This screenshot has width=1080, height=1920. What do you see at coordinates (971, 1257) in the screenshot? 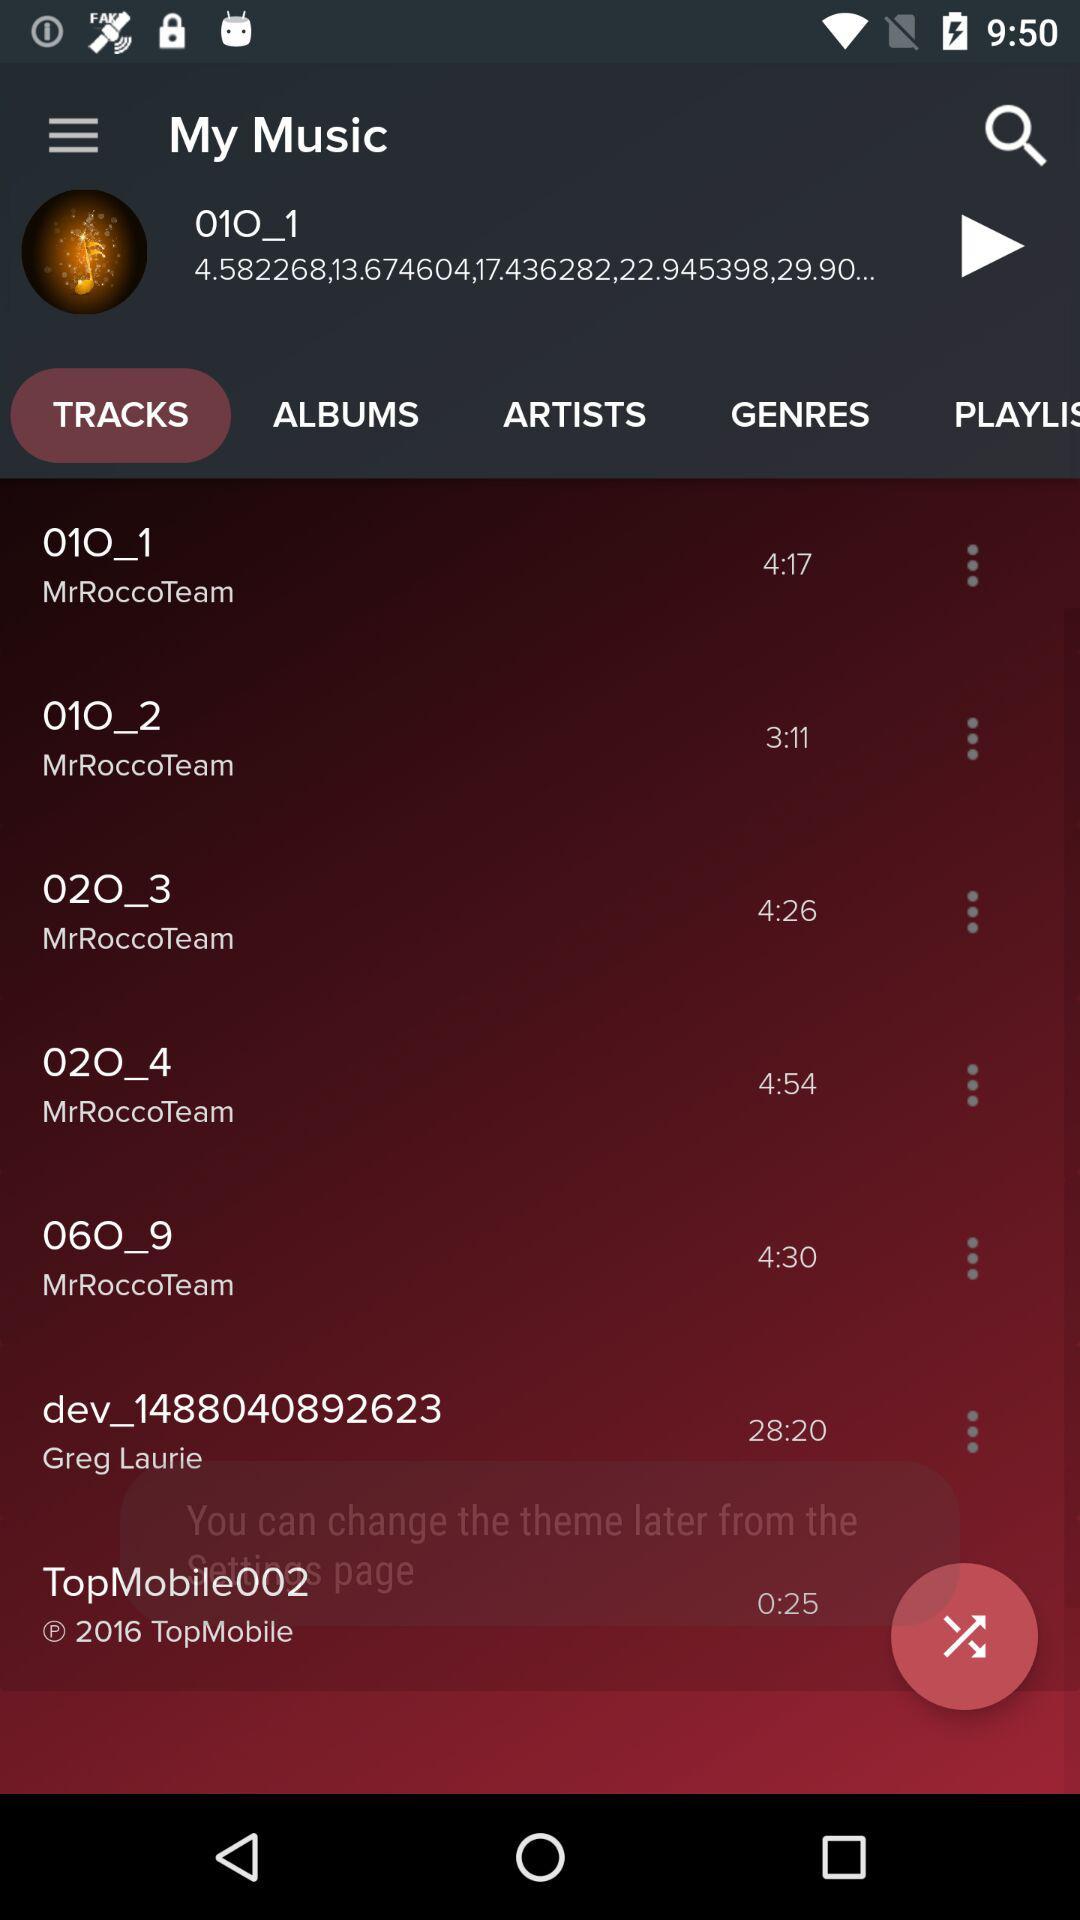
I see `open list item context menu` at bounding box center [971, 1257].